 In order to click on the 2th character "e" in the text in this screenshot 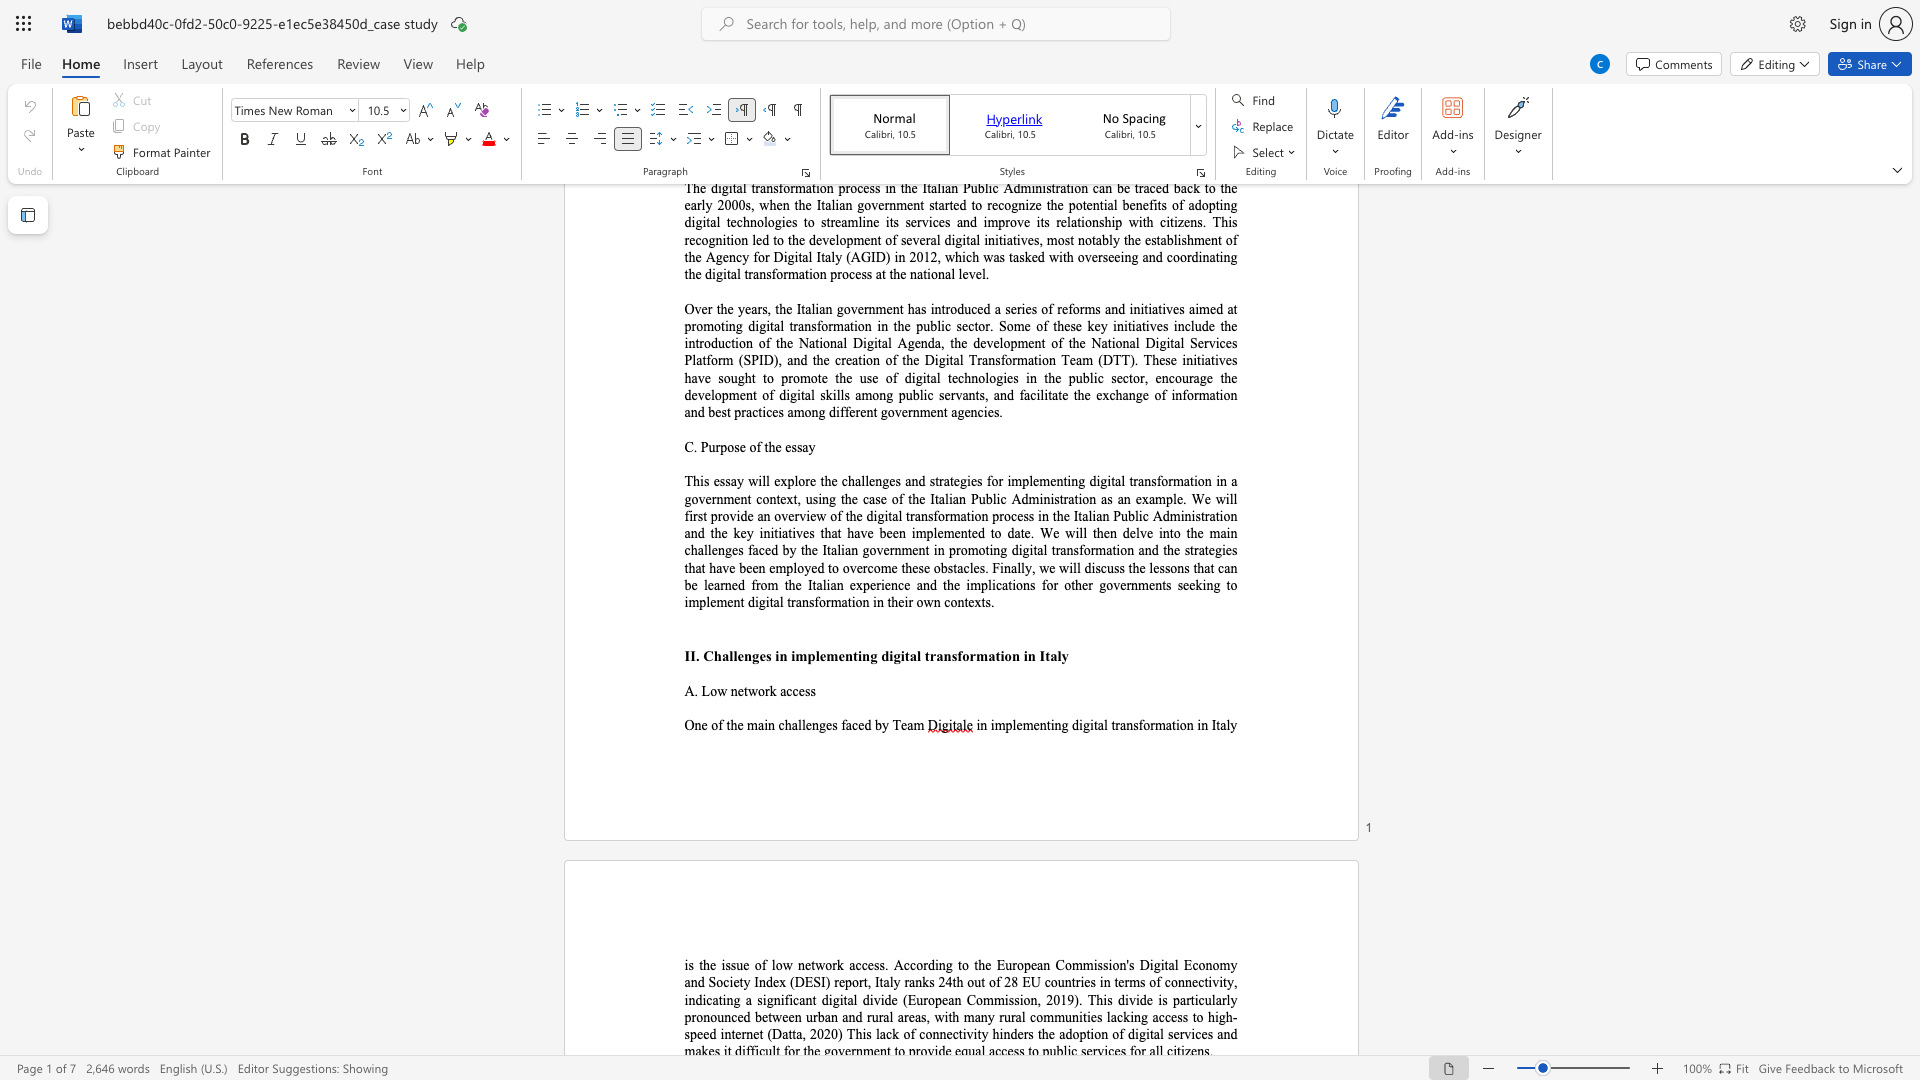, I will do `click(745, 964)`.